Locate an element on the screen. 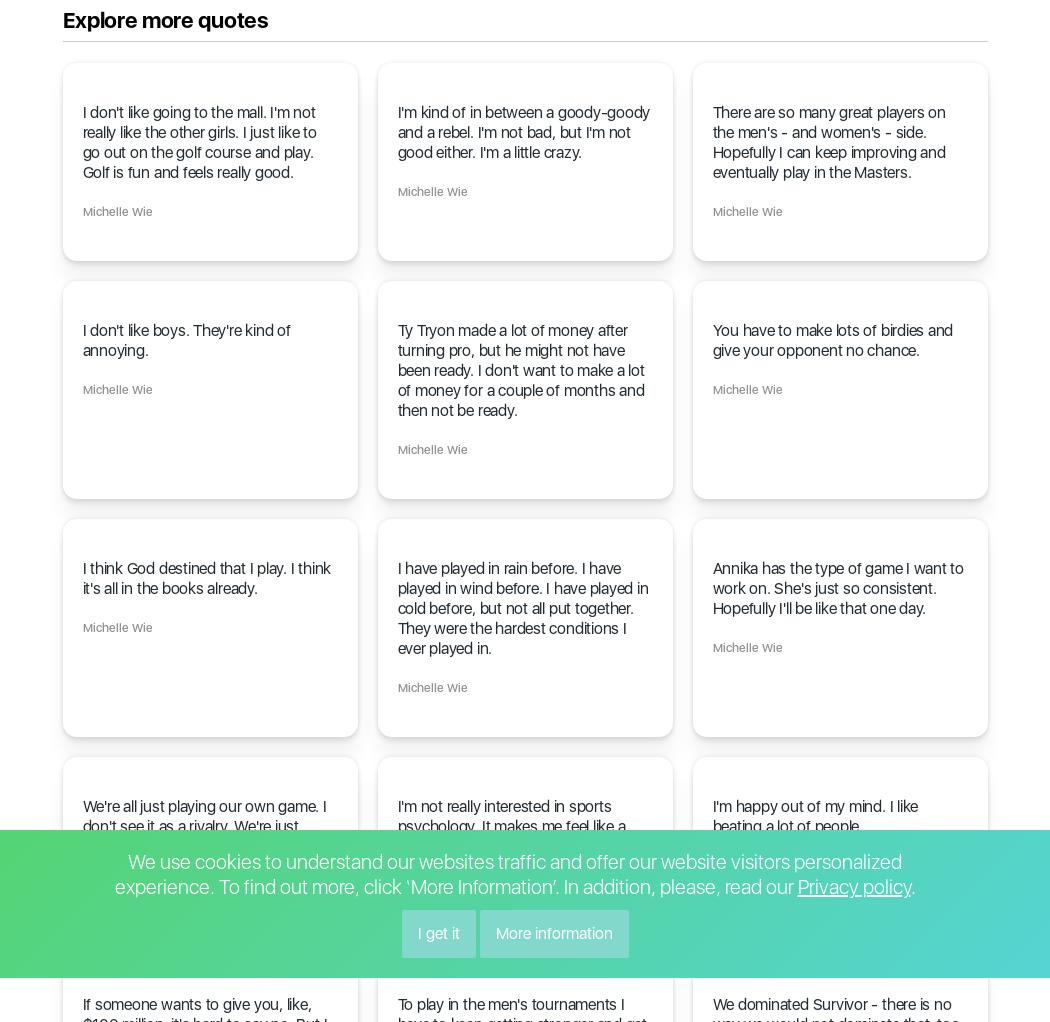 The image size is (1050, 1022). '.' is located at coordinates (912, 885).